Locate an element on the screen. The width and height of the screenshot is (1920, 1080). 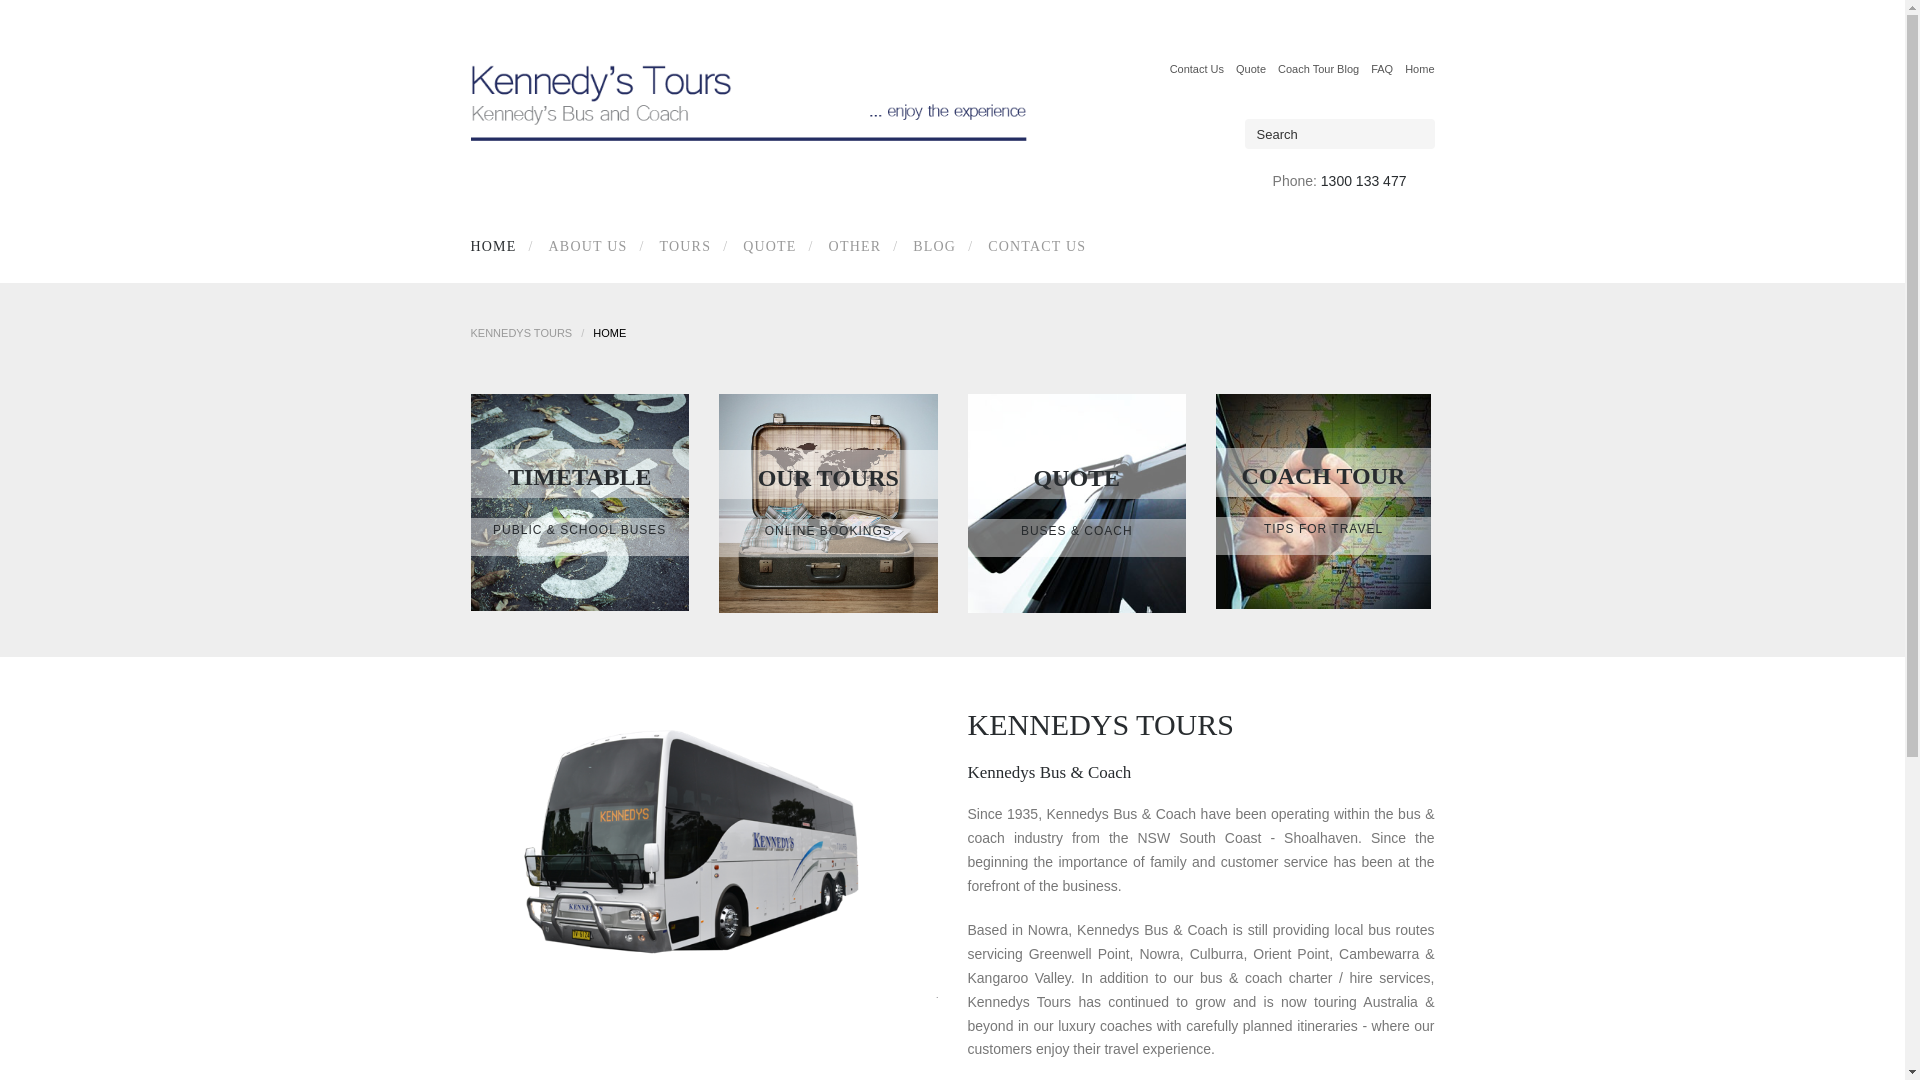
'TOURS' is located at coordinates (681, 245).